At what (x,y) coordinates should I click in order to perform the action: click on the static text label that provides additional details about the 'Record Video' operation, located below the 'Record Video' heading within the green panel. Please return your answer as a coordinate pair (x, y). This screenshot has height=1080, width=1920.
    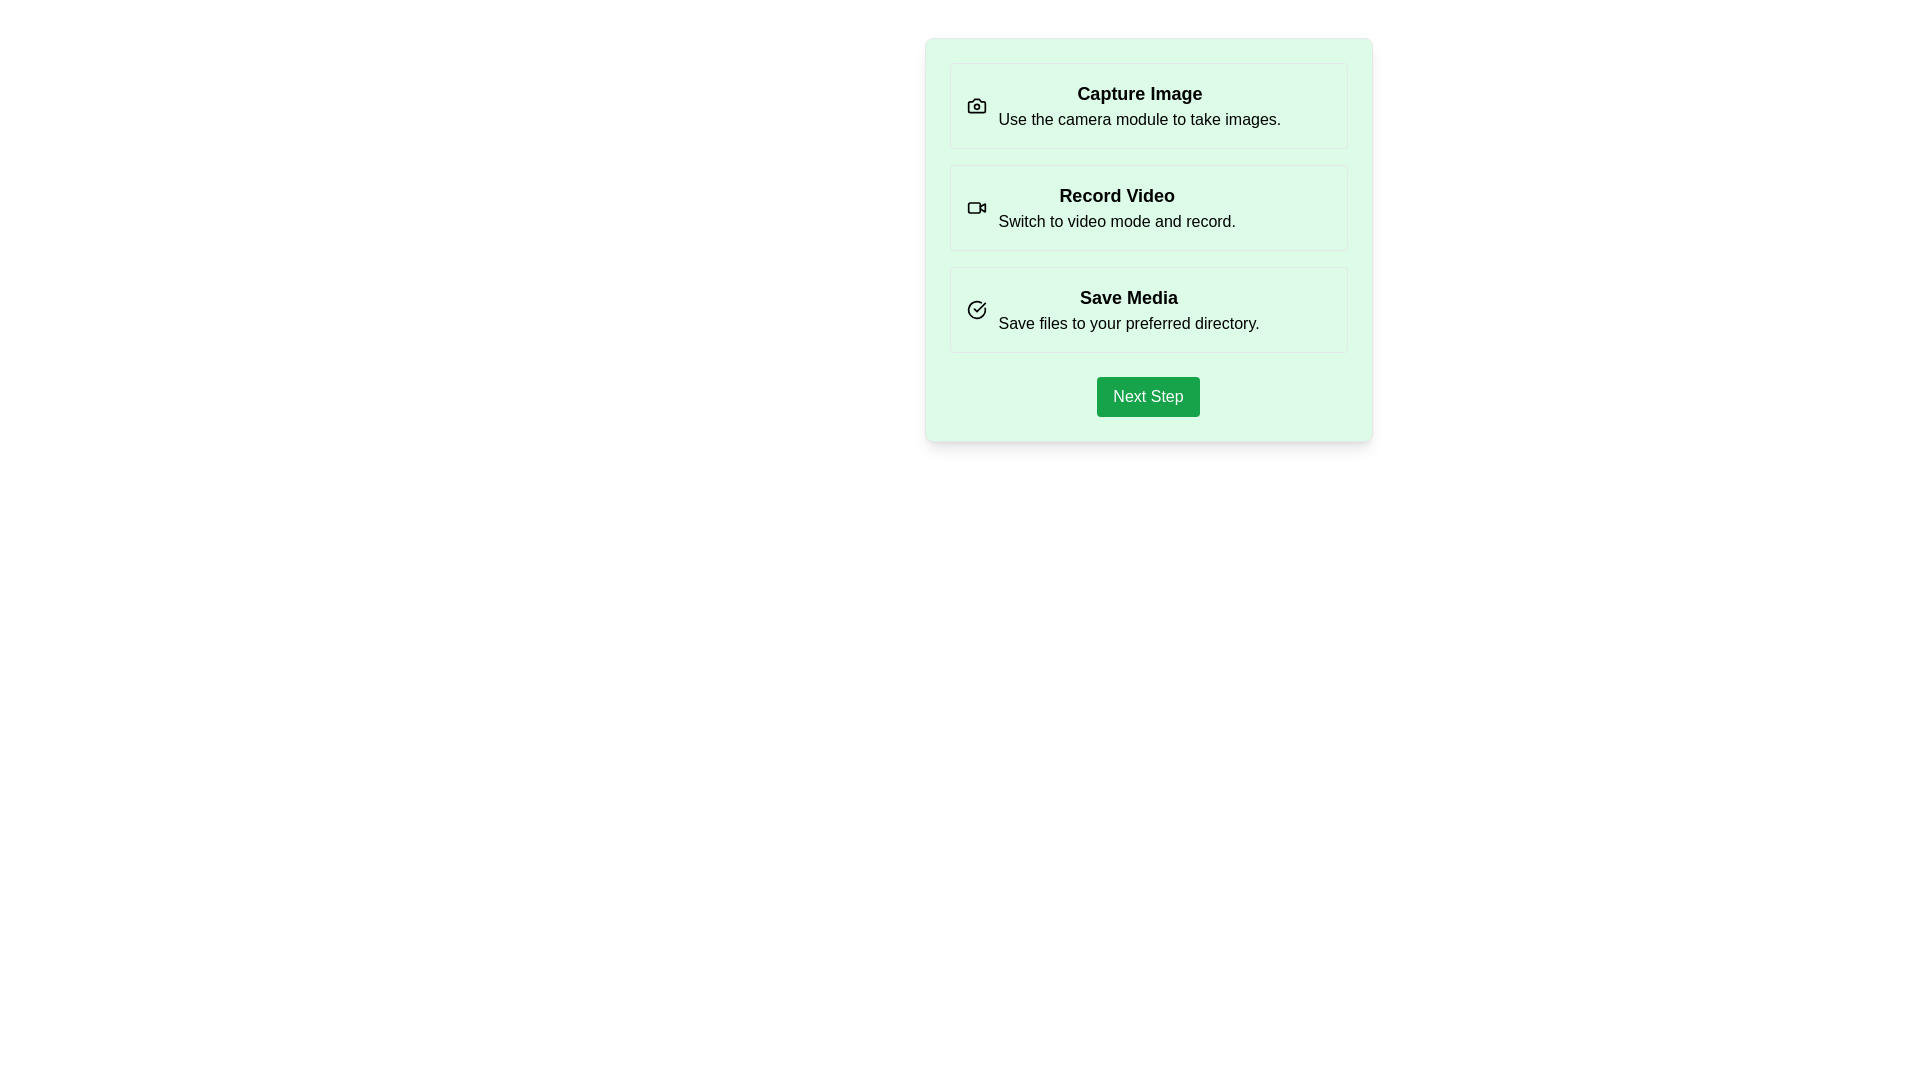
    Looking at the image, I should click on (1116, 222).